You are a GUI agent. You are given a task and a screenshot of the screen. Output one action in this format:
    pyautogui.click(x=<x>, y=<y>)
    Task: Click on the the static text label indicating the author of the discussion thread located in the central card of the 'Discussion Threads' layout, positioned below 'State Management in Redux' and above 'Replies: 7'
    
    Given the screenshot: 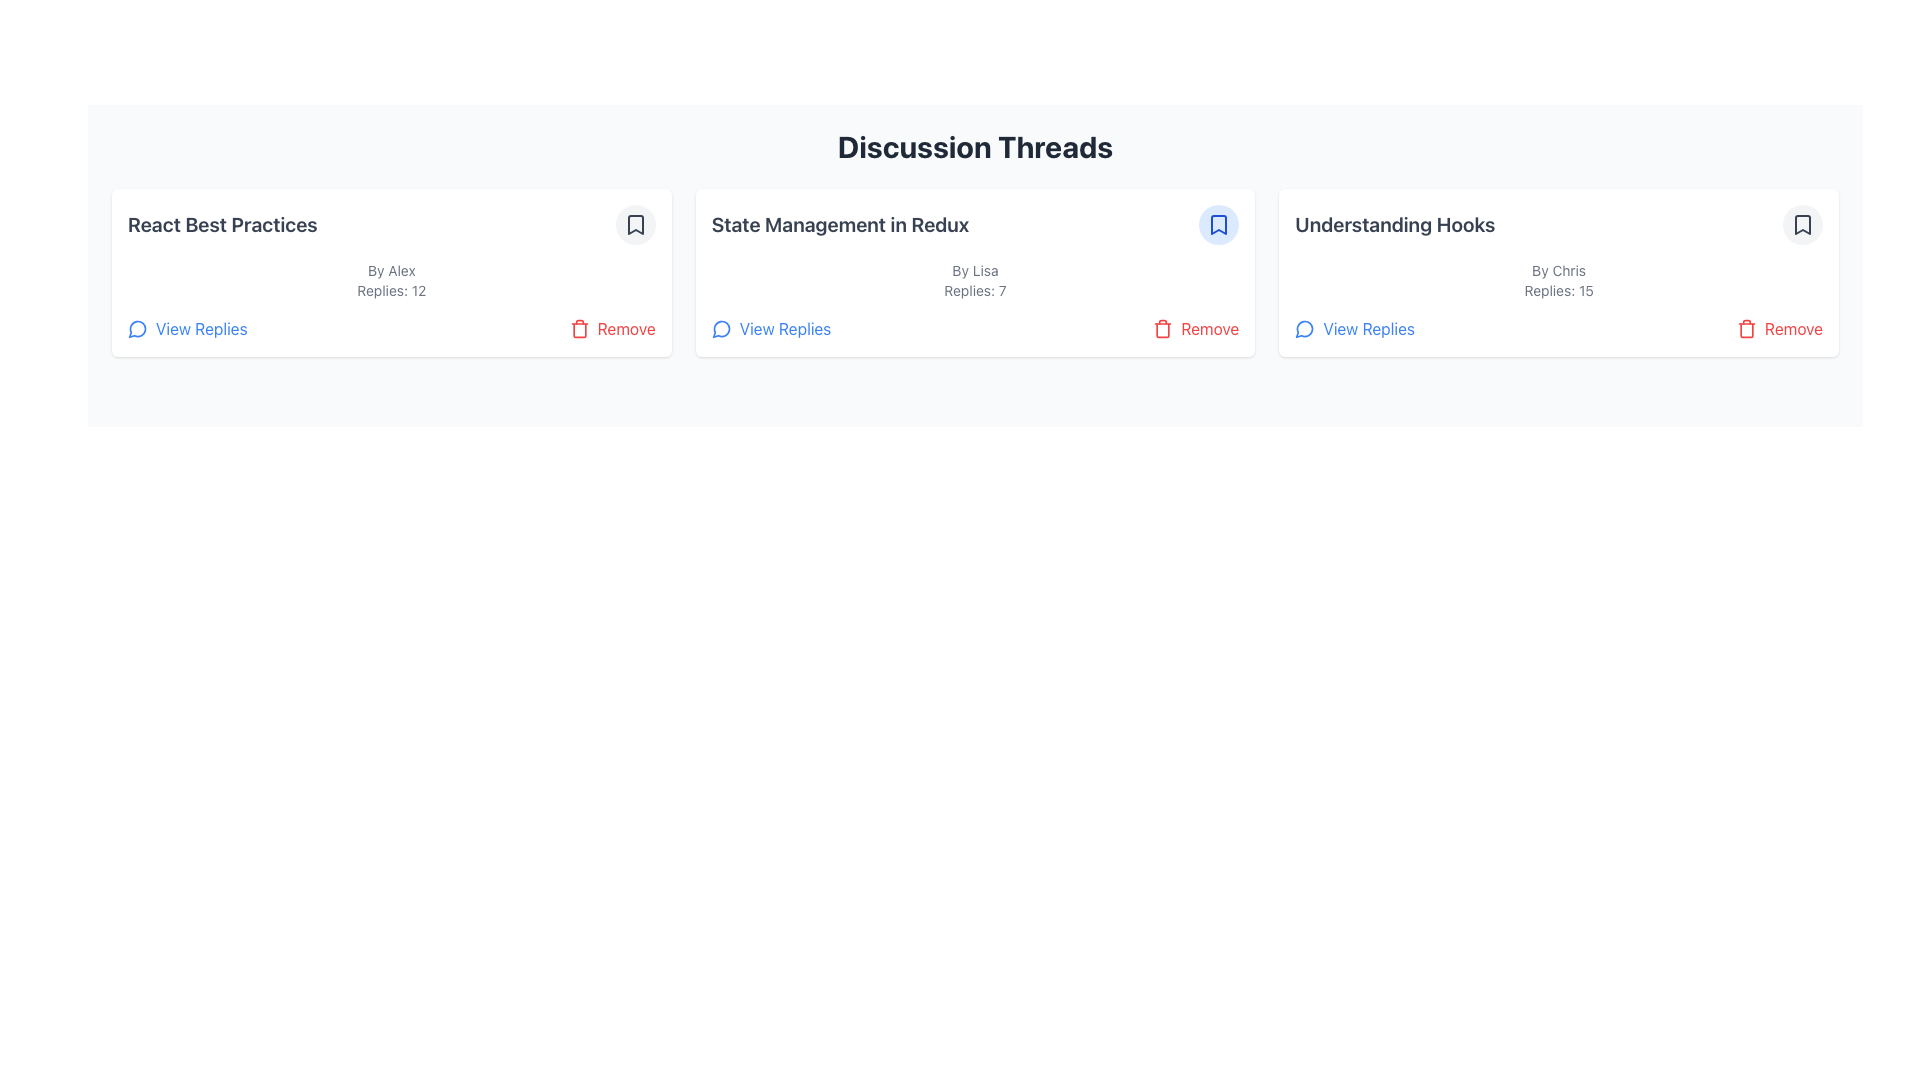 What is the action you would take?
    pyautogui.click(x=975, y=270)
    